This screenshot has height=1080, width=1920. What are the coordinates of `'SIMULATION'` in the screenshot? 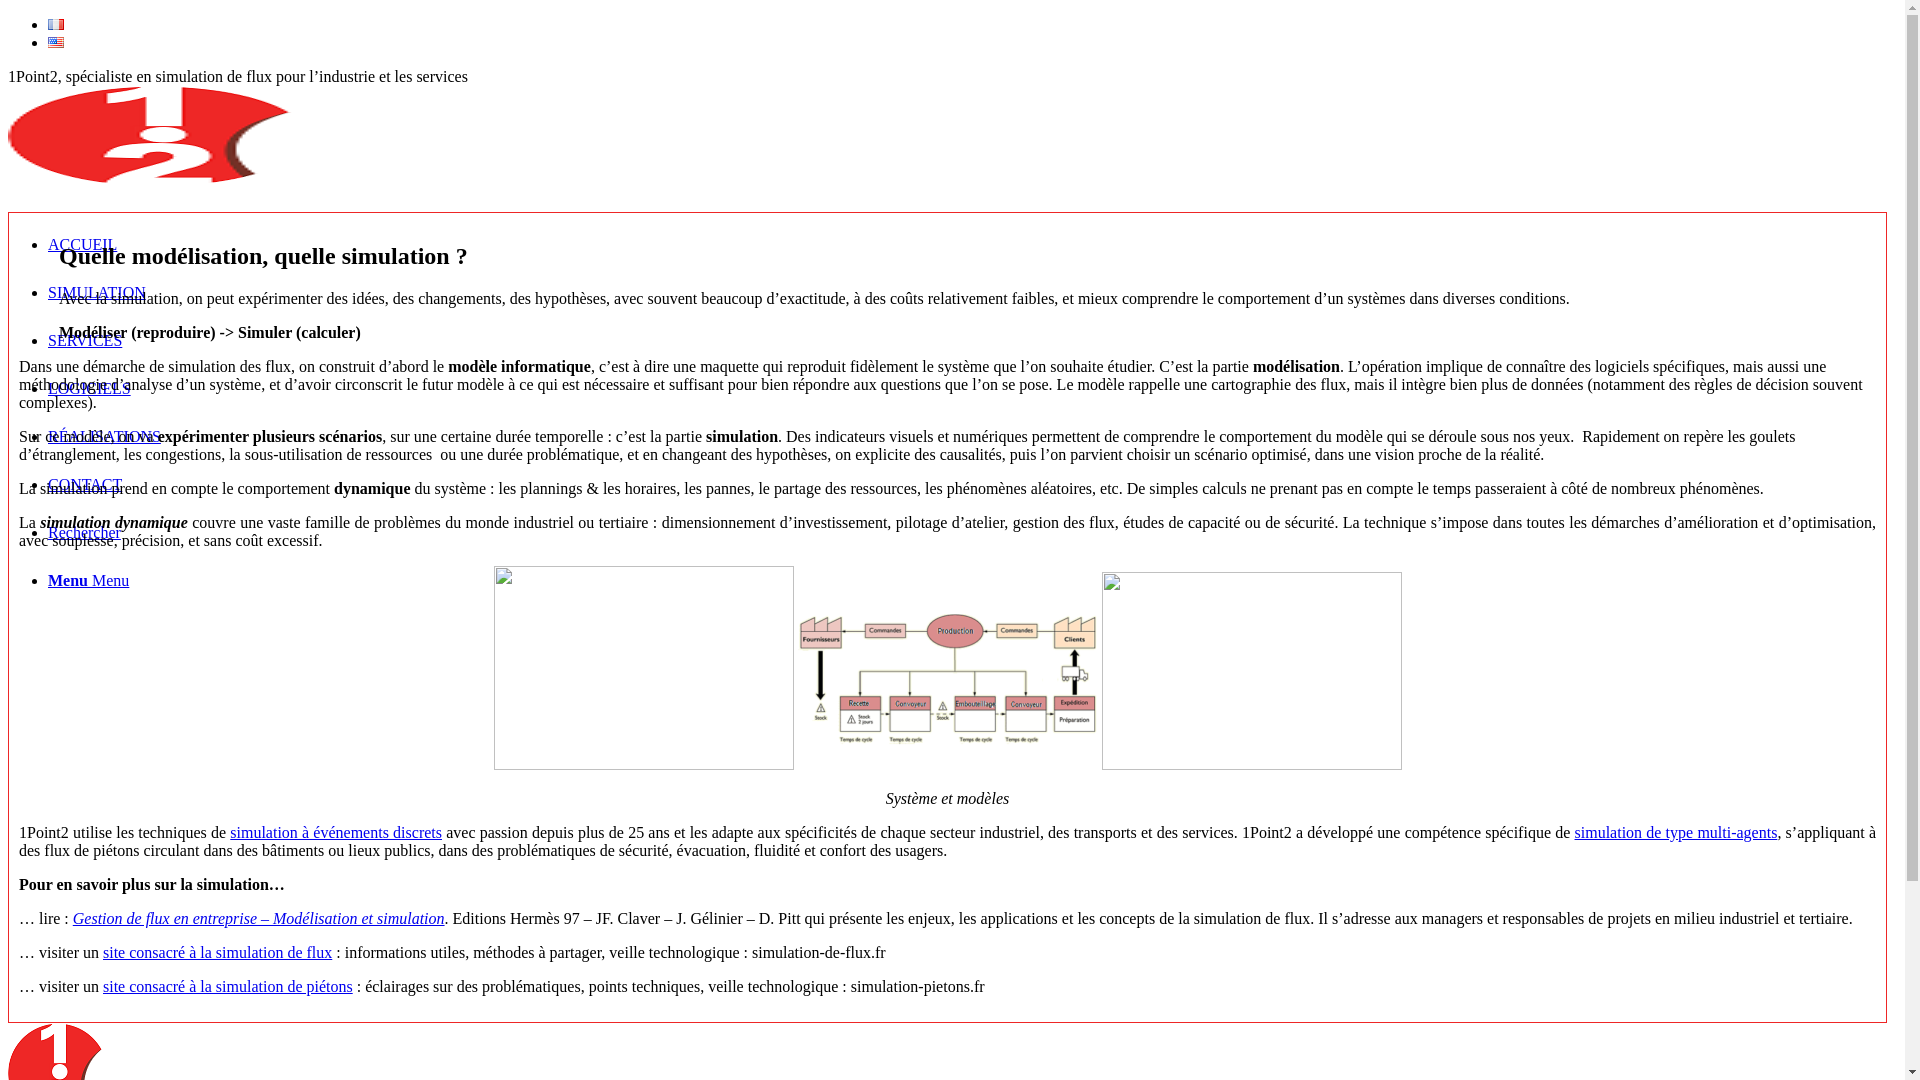 It's located at (95, 292).